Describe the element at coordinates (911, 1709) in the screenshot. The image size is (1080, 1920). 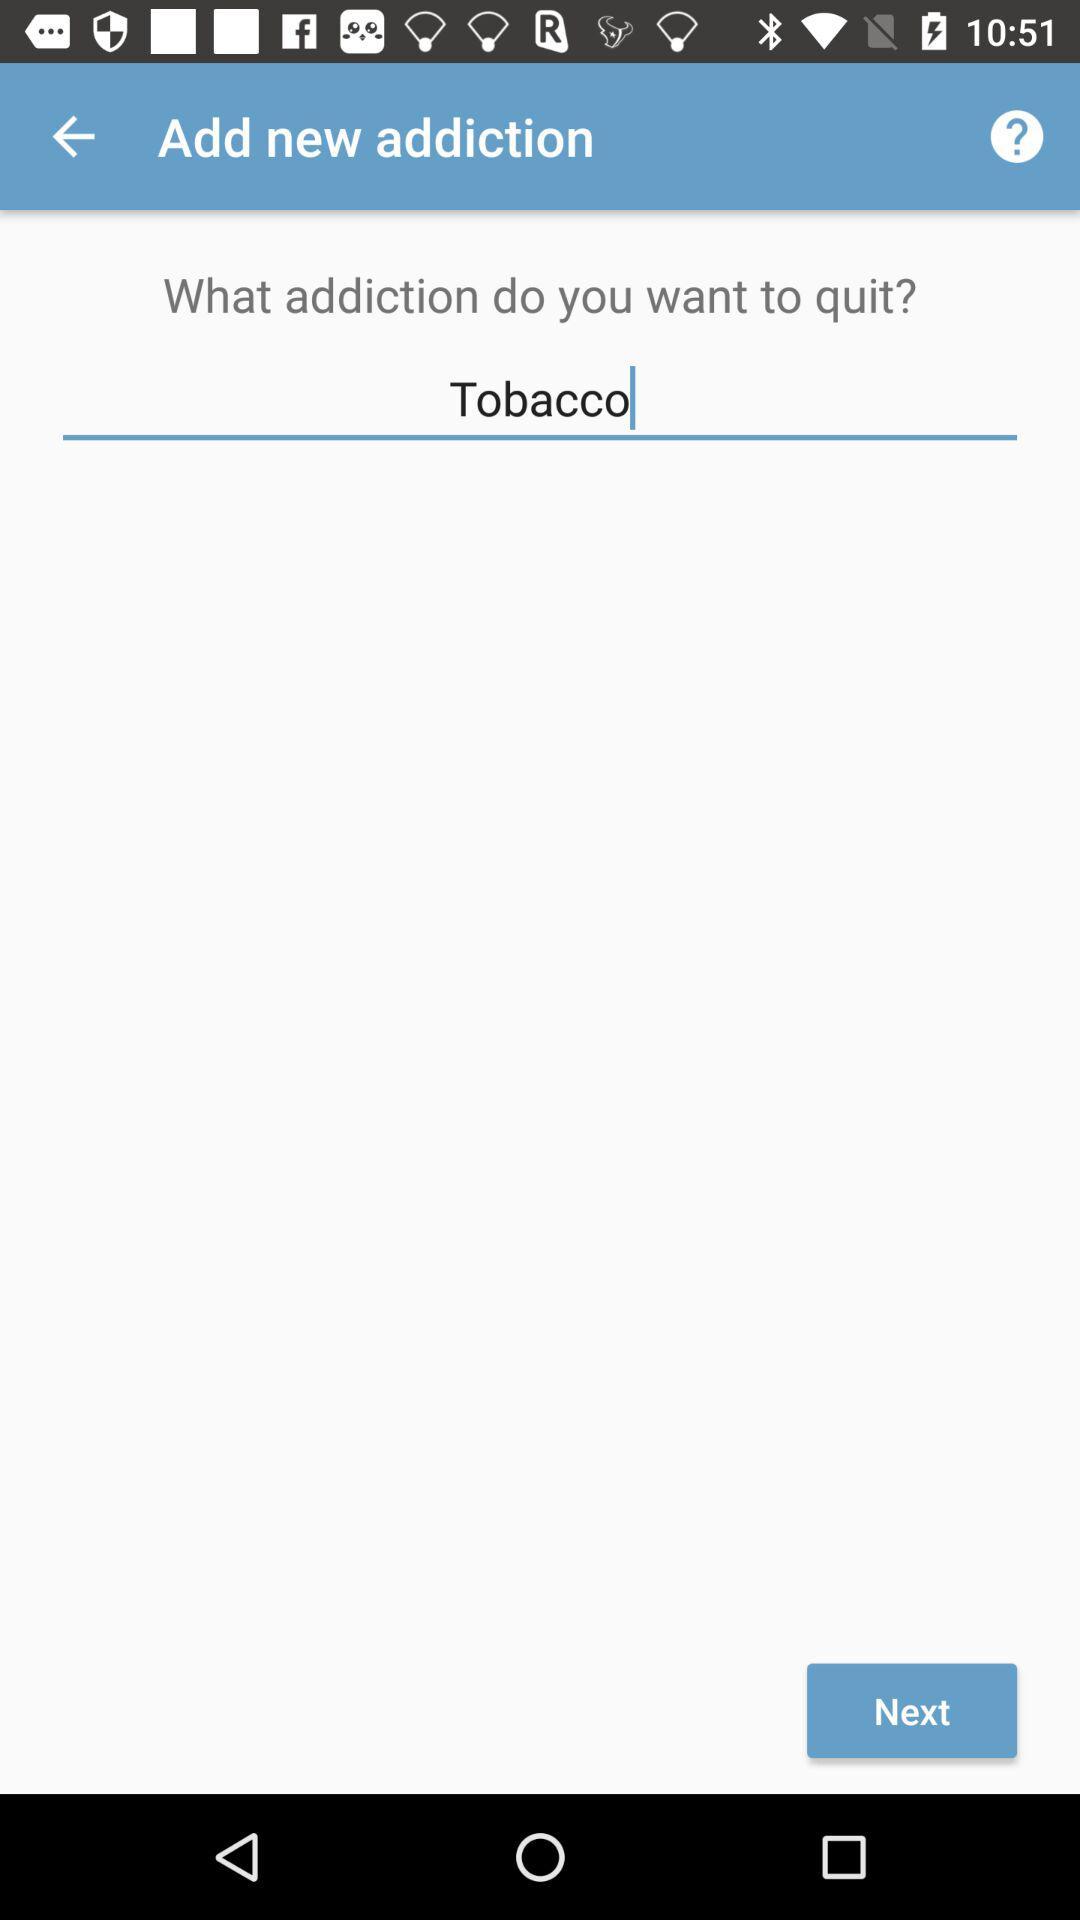
I see `the icon at the bottom right corner` at that location.